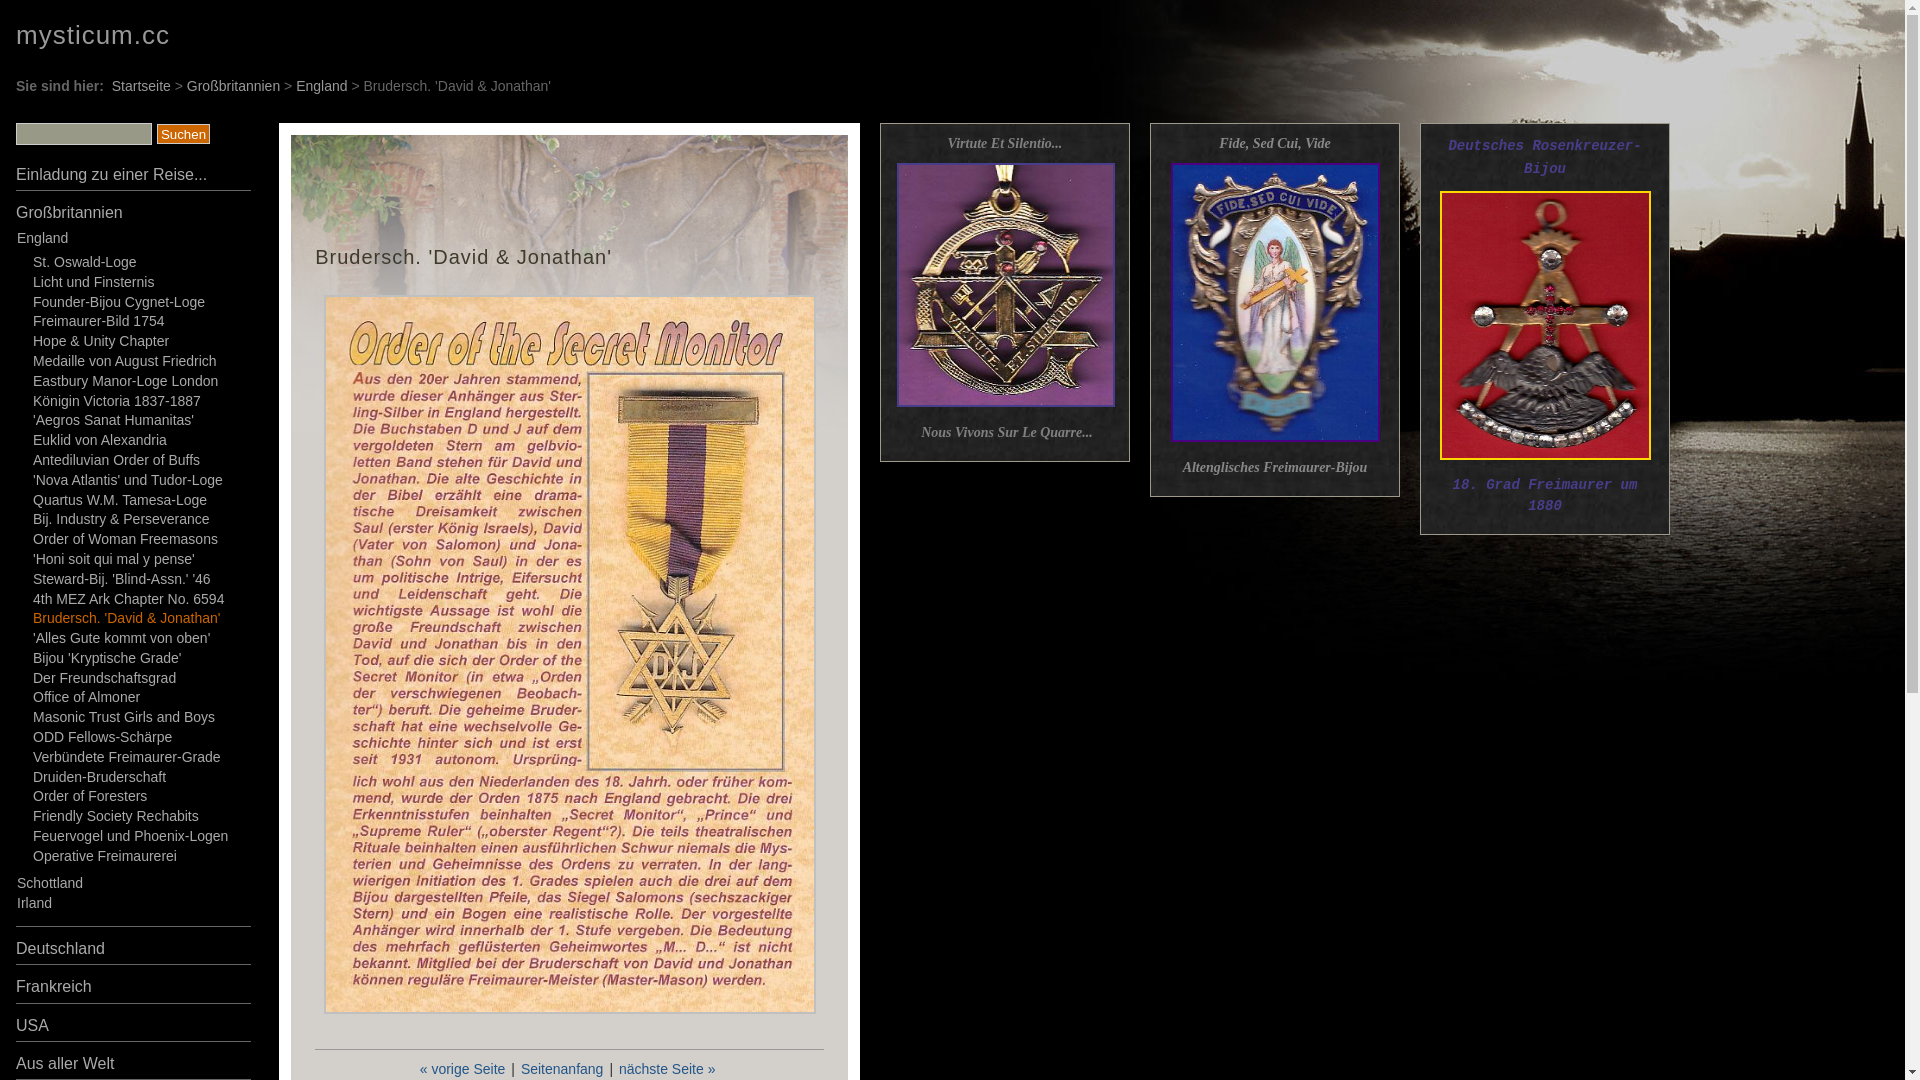 Image resolution: width=1920 pixels, height=1080 pixels. I want to click on 'Startseite', so click(140, 84).